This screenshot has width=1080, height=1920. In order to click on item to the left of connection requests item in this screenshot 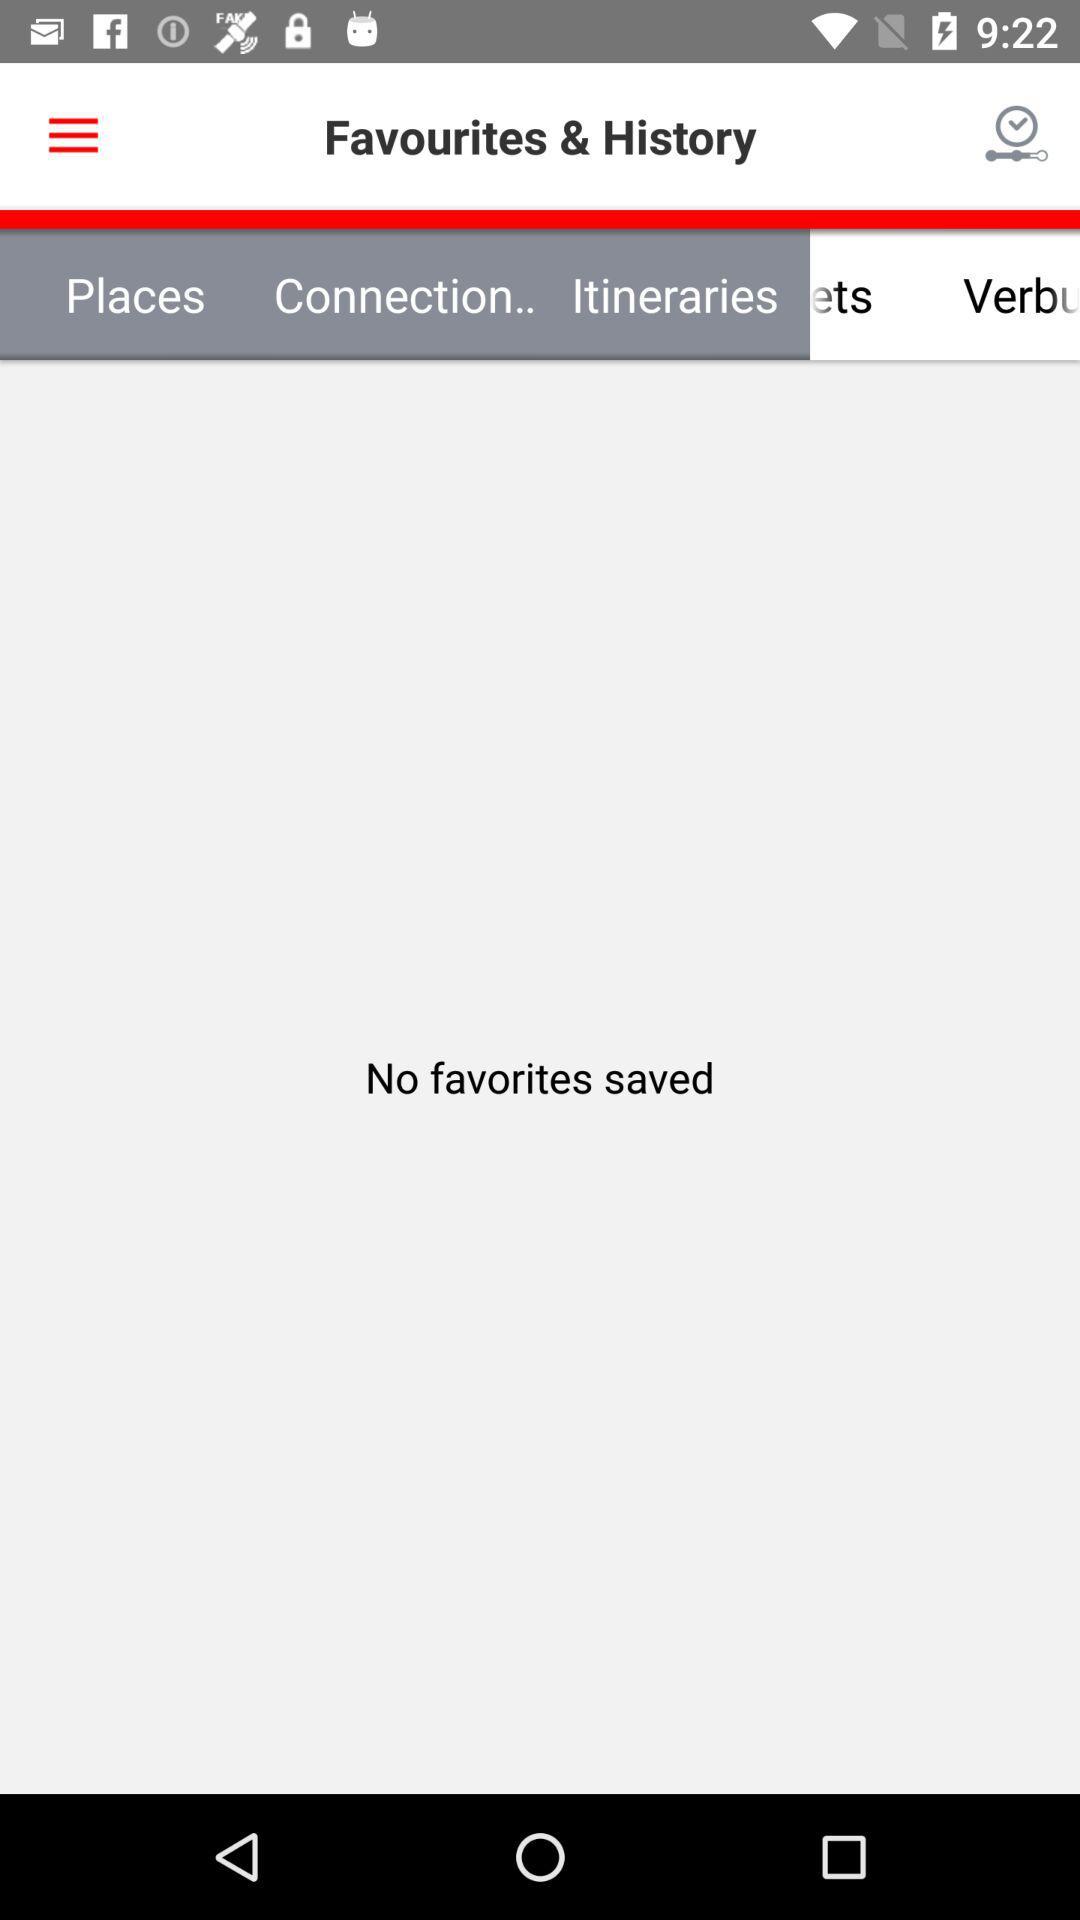, I will do `click(72, 135)`.